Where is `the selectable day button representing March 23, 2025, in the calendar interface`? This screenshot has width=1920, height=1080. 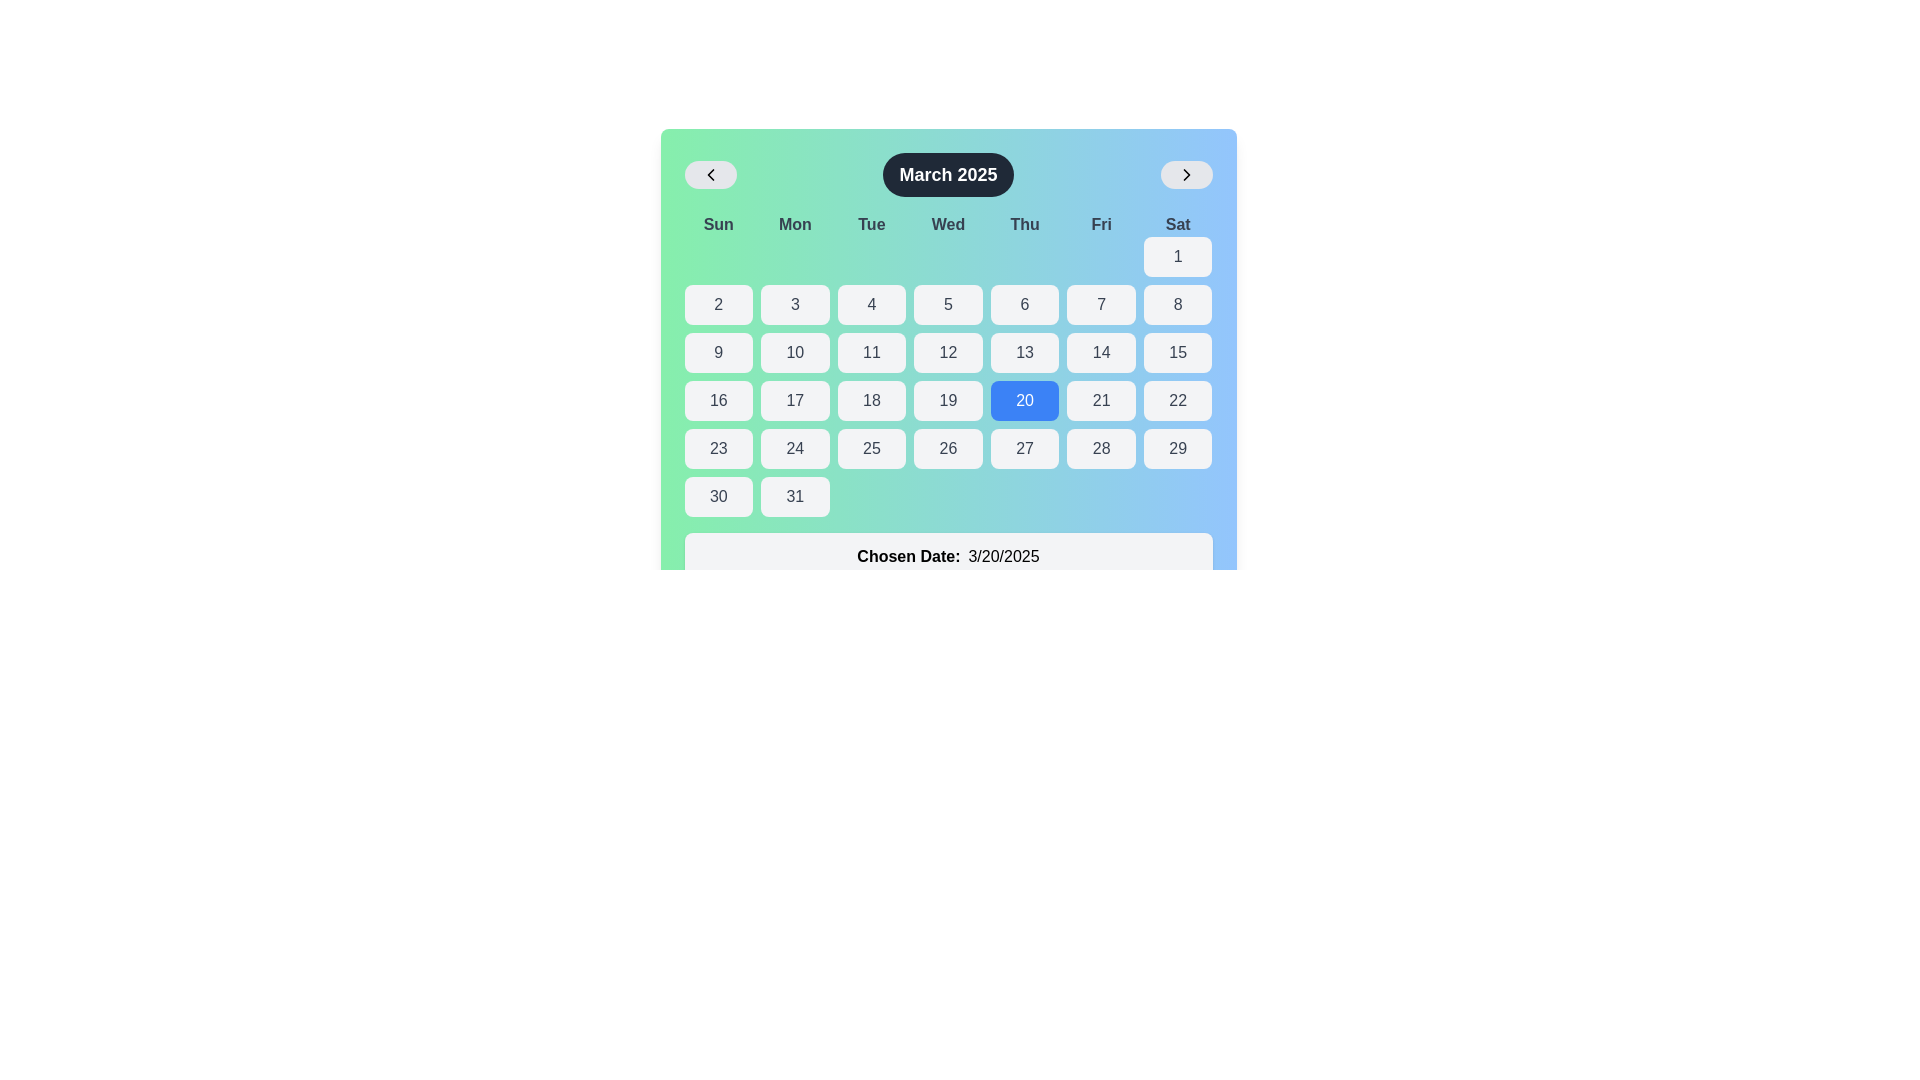 the selectable day button representing March 23, 2025, in the calendar interface is located at coordinates (718, 447).